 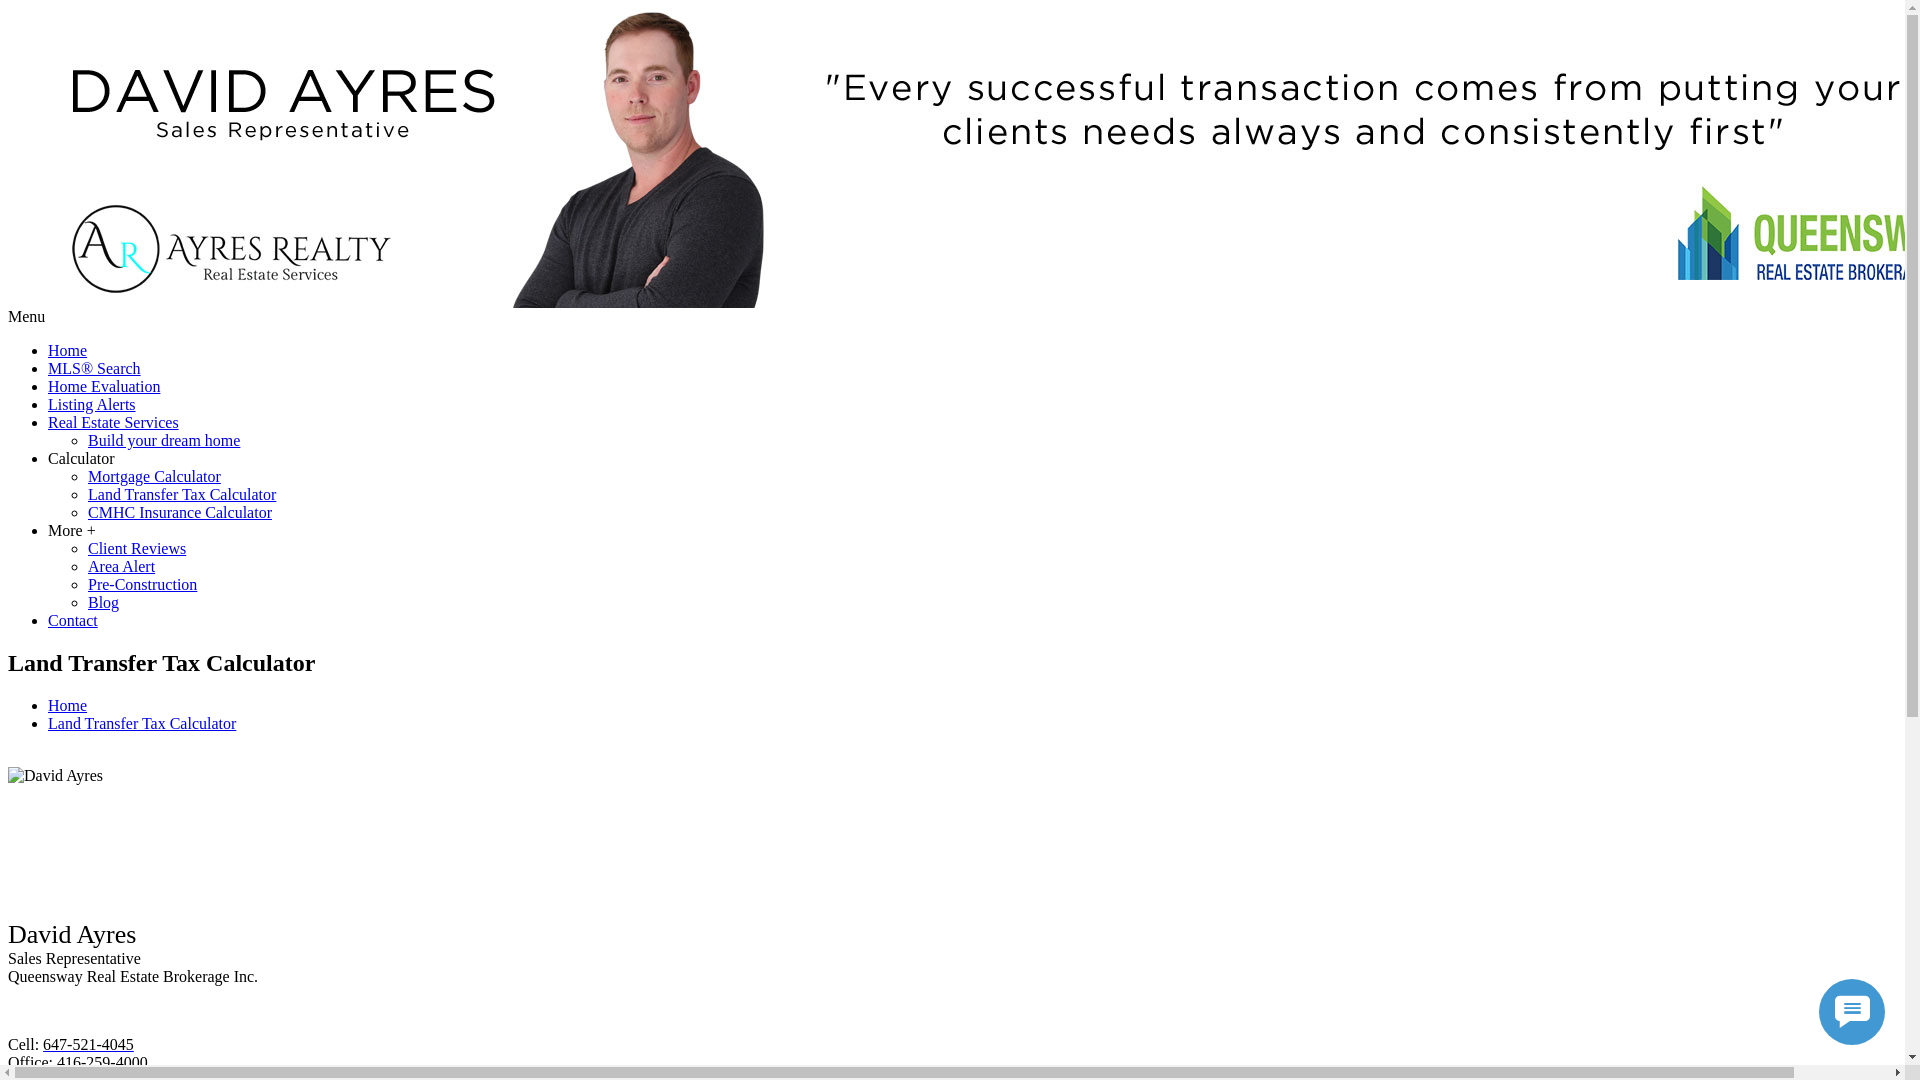 I want to click on 'Land Transfer Tax Calculator', so click(x=182, y=494).